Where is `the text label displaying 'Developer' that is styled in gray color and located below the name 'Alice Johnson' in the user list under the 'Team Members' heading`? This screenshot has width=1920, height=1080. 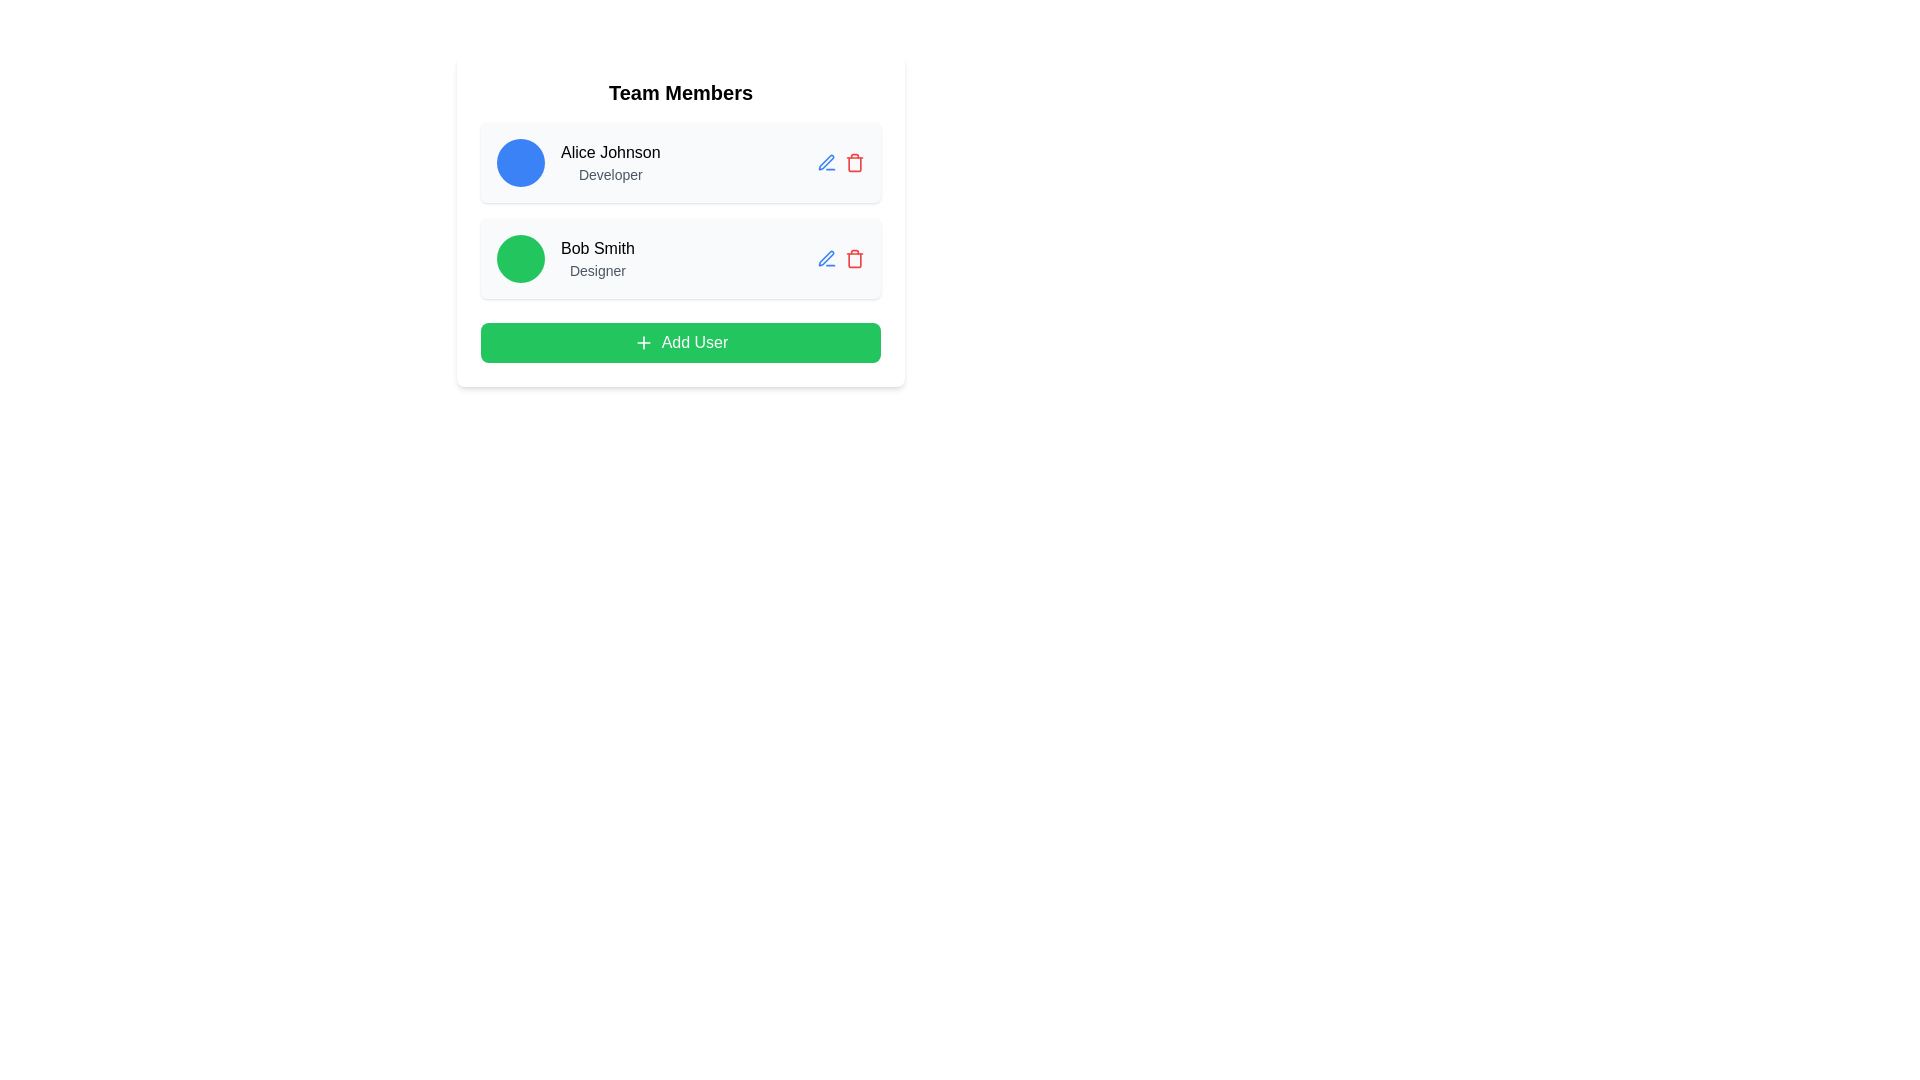
the text label displaying 'Developer' that is styled in gray color and located below the name 'Alice Johnson' in the user list under the 'Team Members' heading is located at coordinates (609, 173).